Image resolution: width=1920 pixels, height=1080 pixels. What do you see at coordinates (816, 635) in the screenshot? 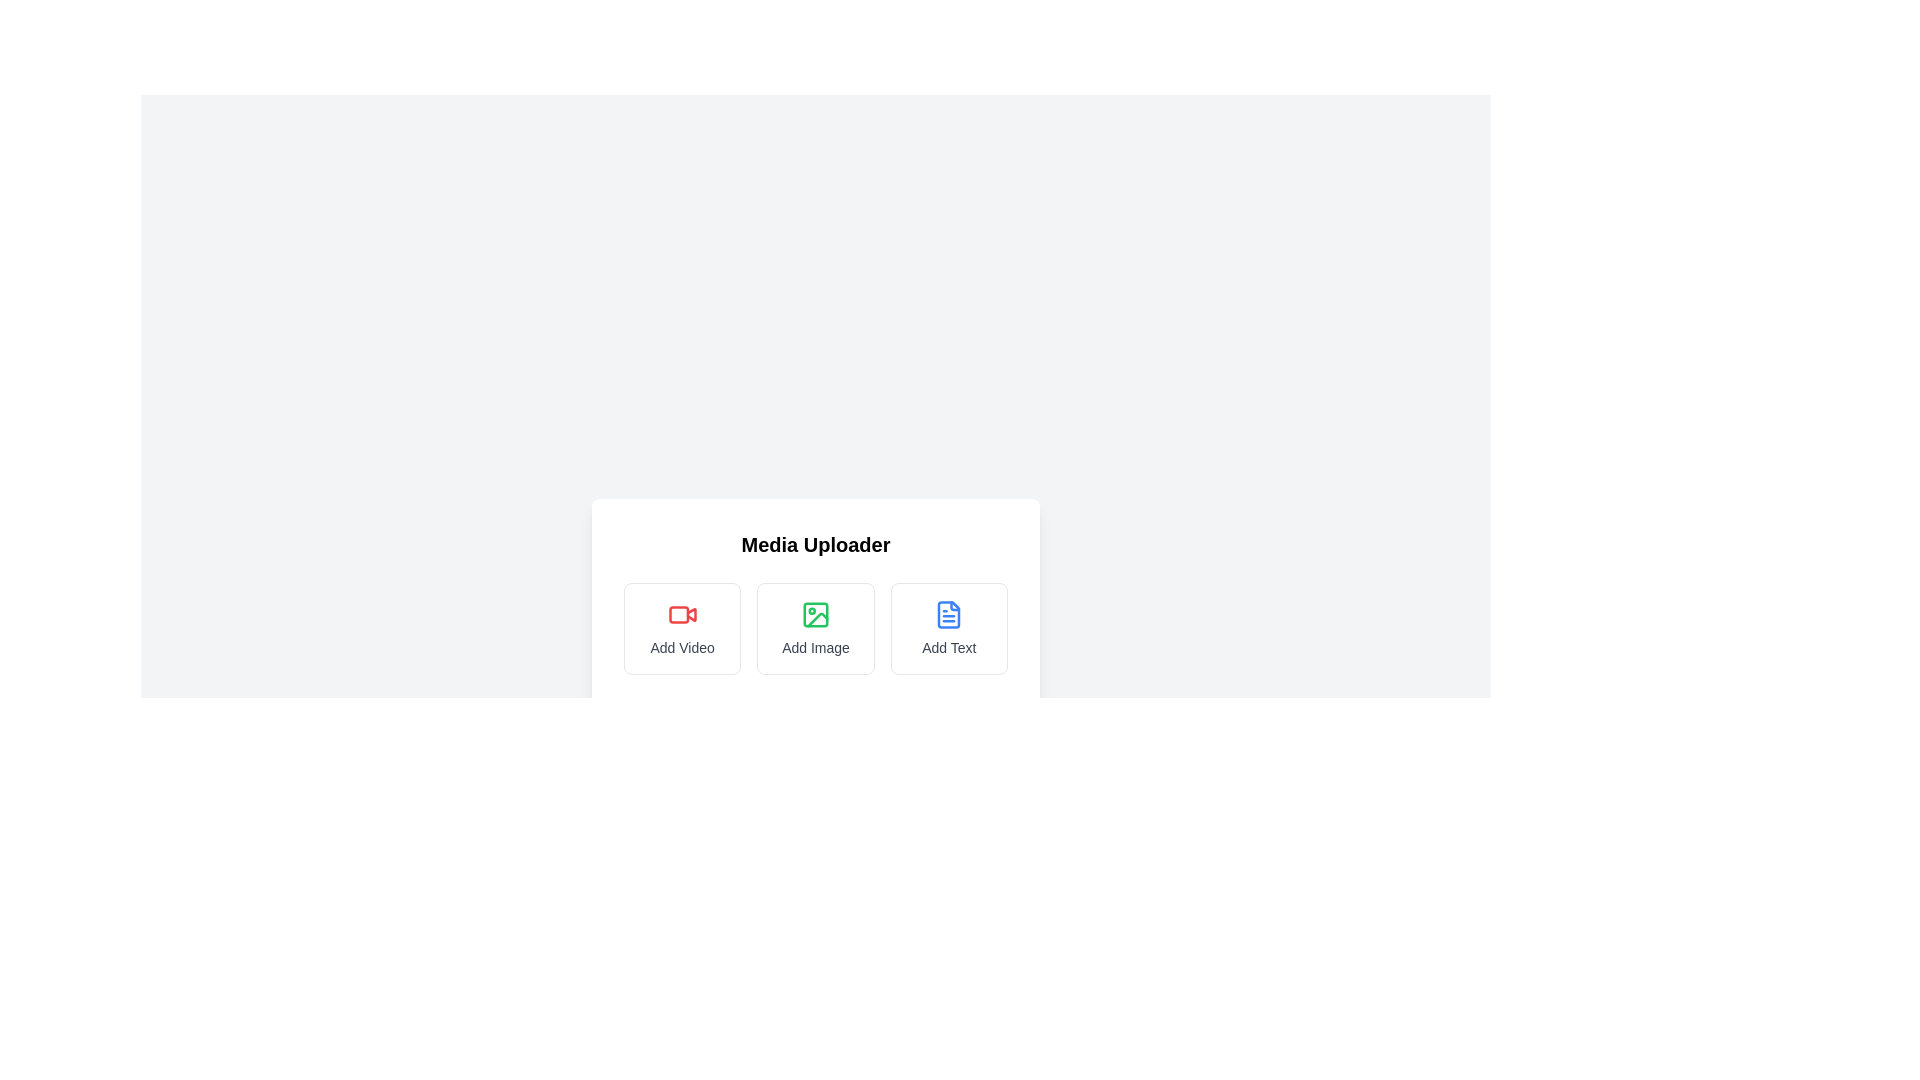
I see `the 'Add Image' button, which is a card-like button with a white background and a green image icon, located centrally in the grid layout under the 'Media Uploader' title` at bounding box center [816, 635].